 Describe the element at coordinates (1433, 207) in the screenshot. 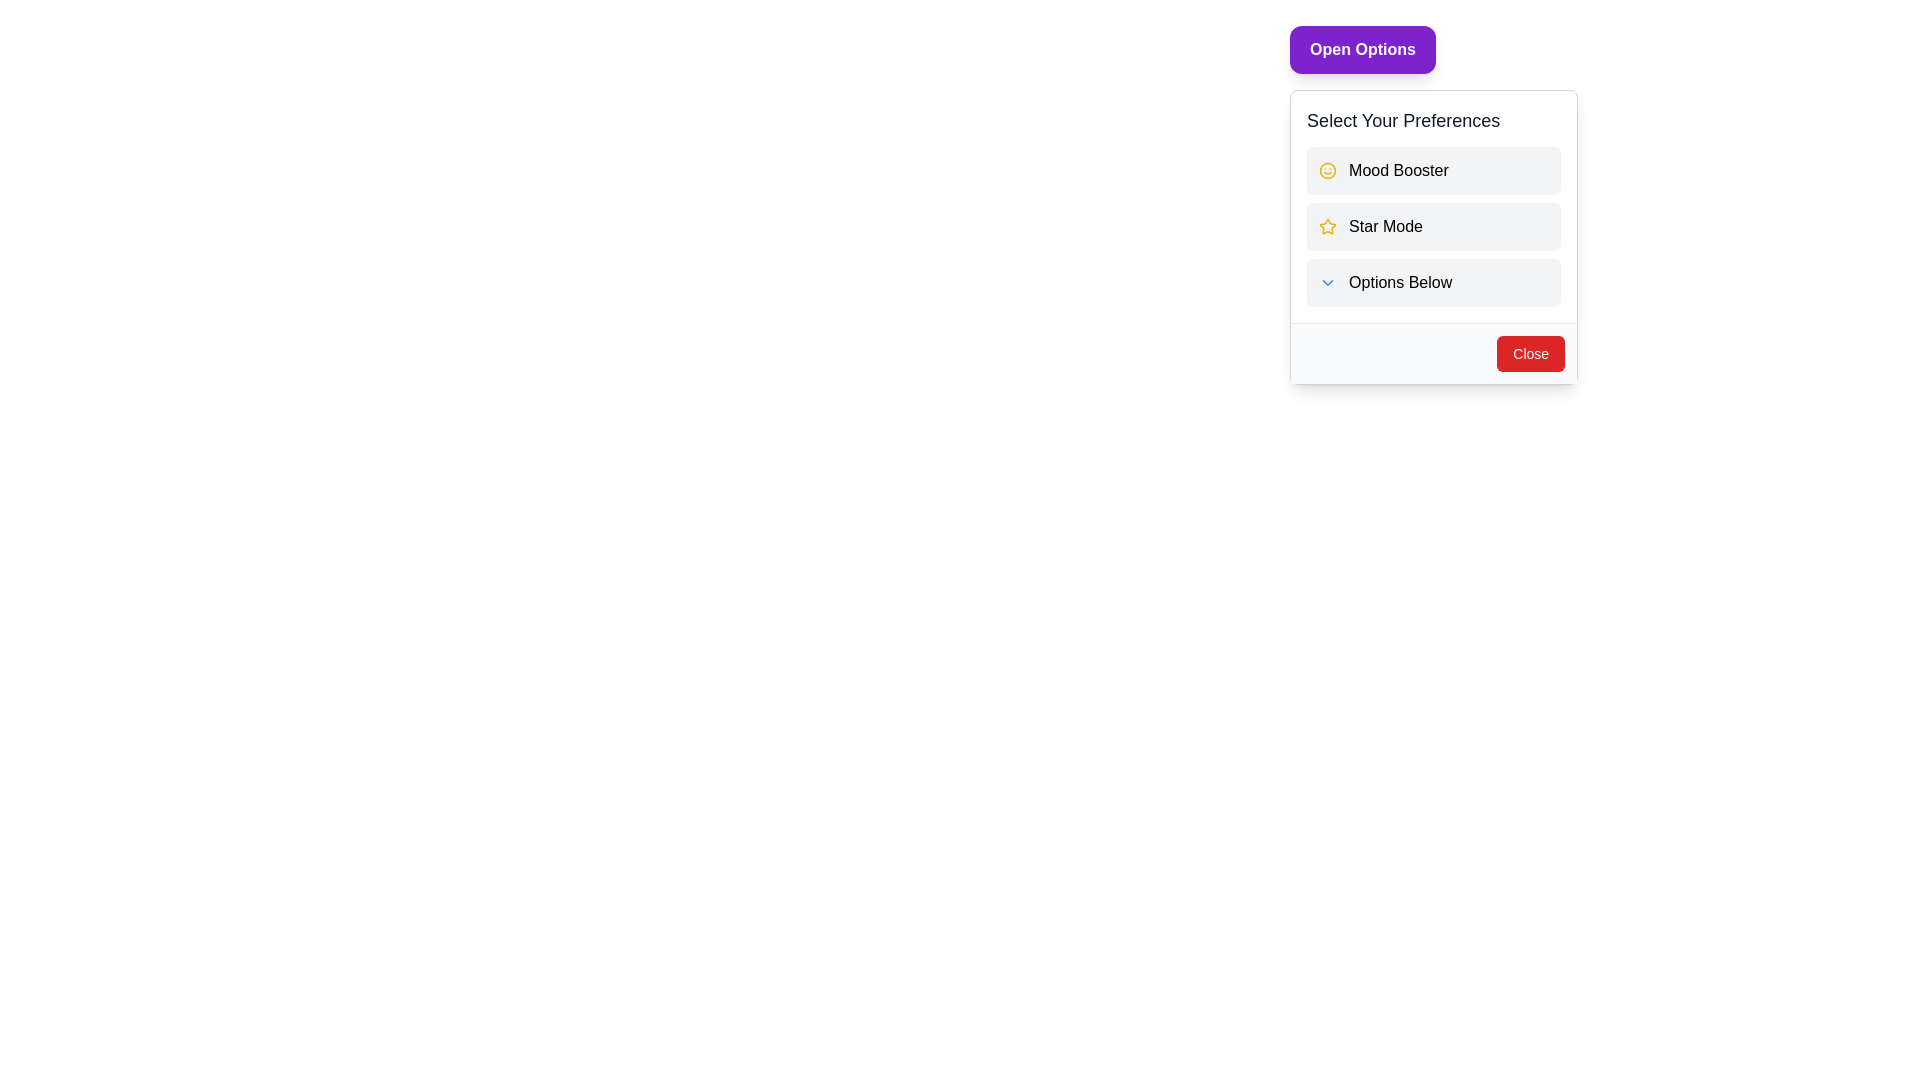

I see `the 'Star Mode' option in the 'Select Your Preferences' dropdown menu` at that location.